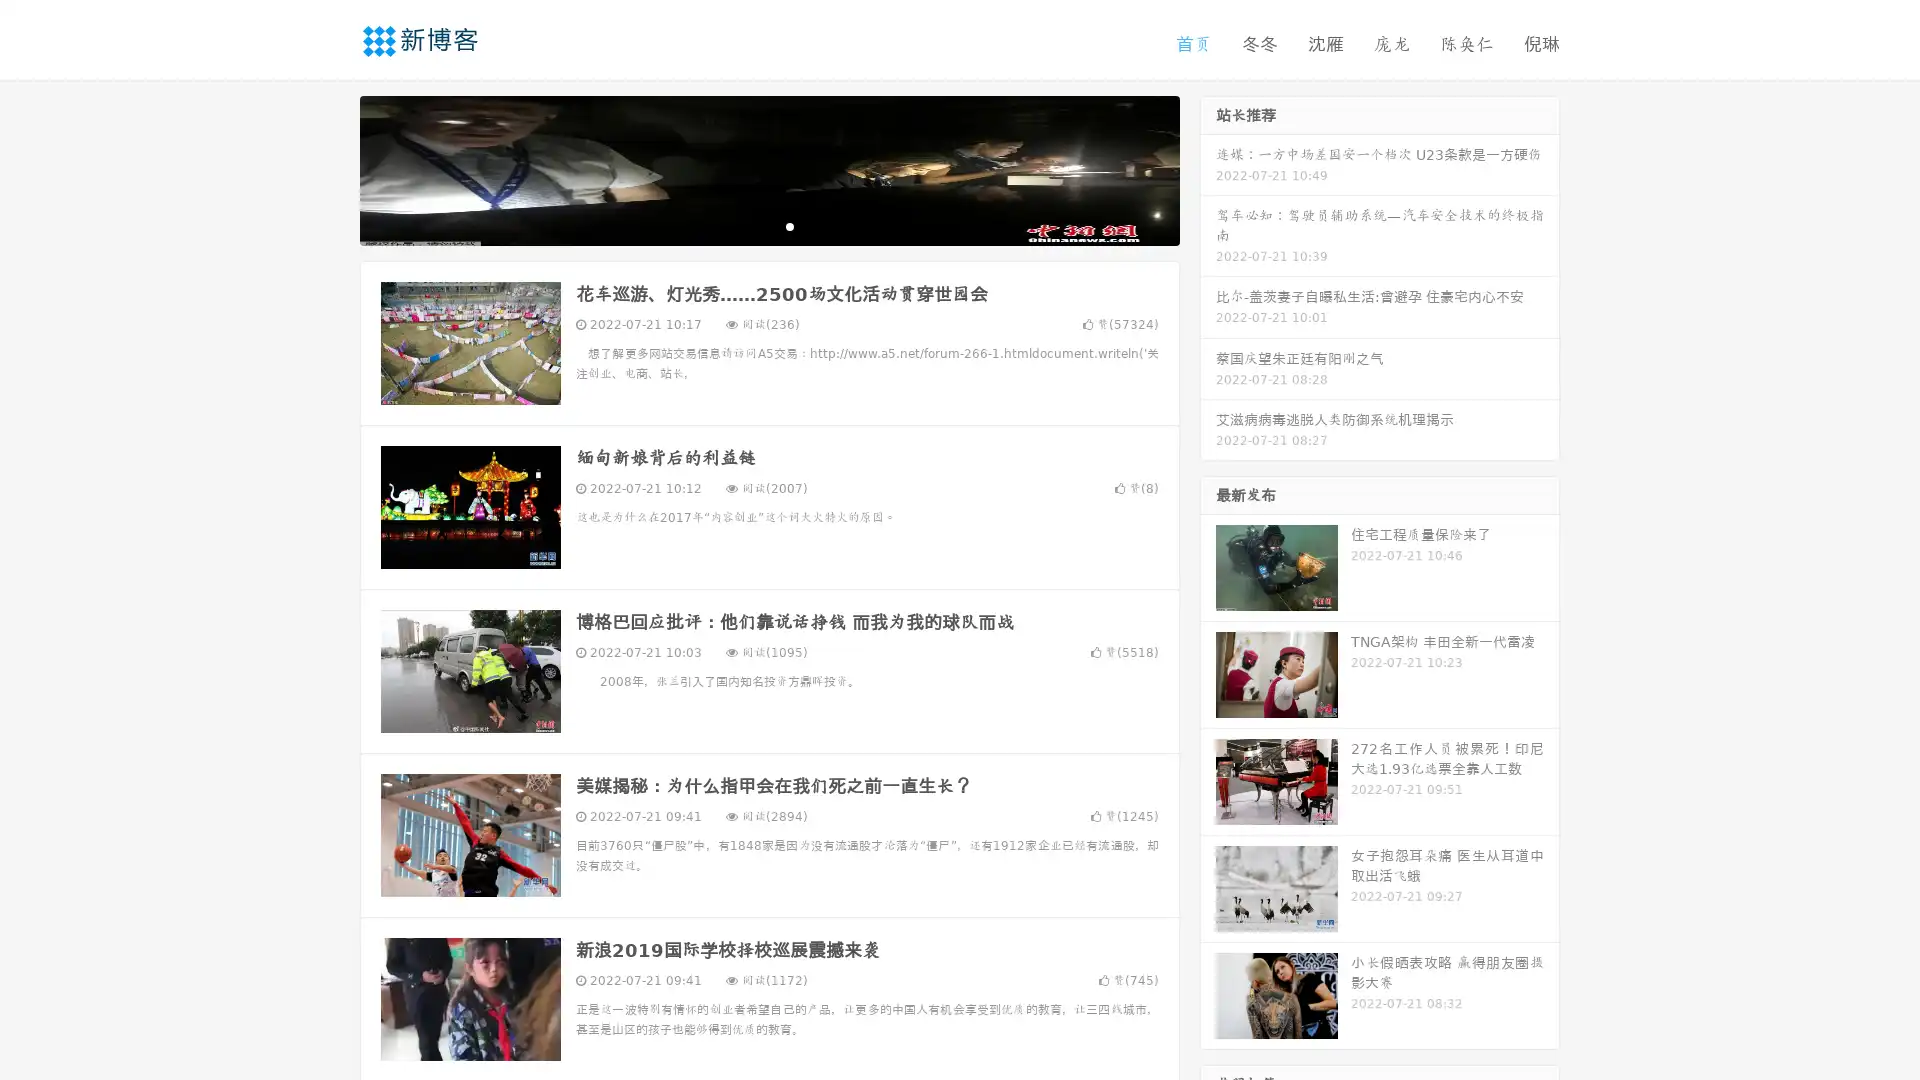 The height and width of the screenshot is (1080, 1920). Describe the element at coordinates (748, 225) in the screenshot. I see `Go to slide 1` at that location.